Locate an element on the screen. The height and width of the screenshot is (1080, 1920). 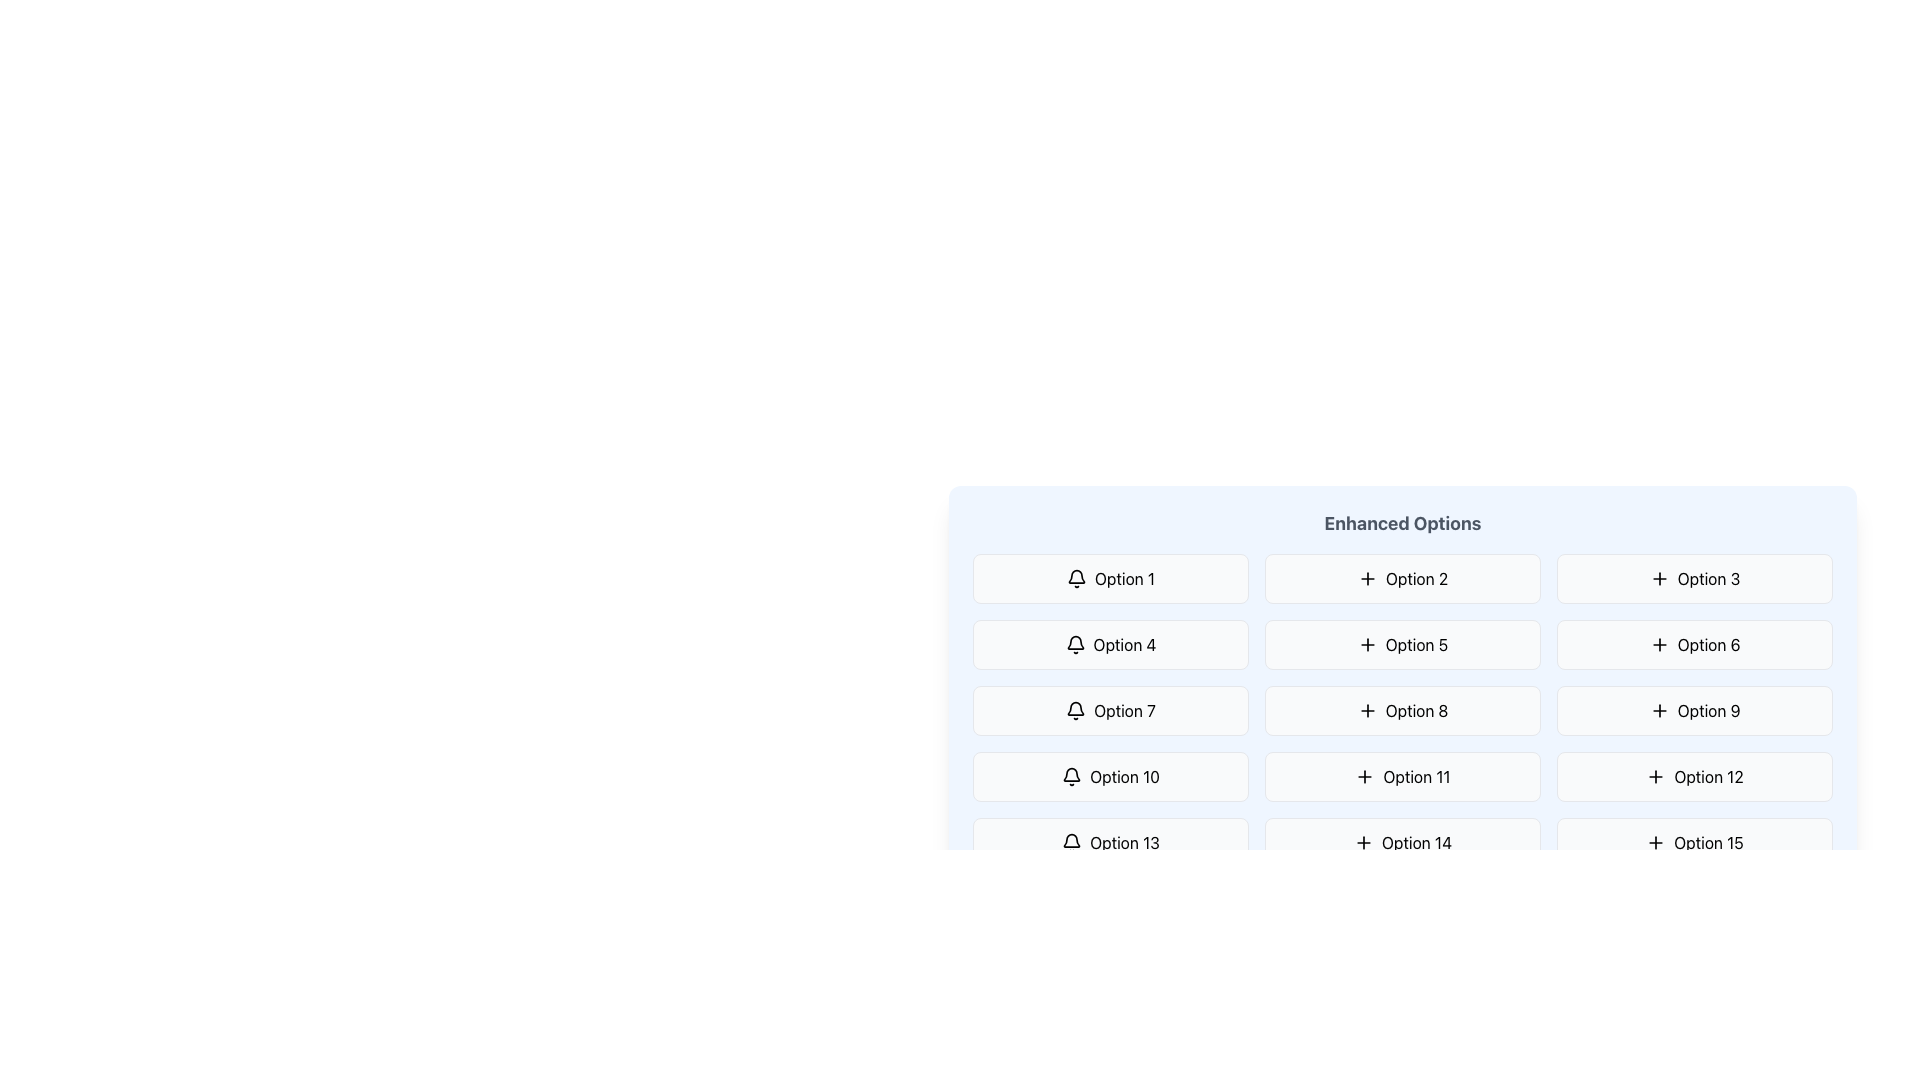
the plus-shaped icon located centrally within the button labeled 'Option 11' is located at coordinates (1363, 775).